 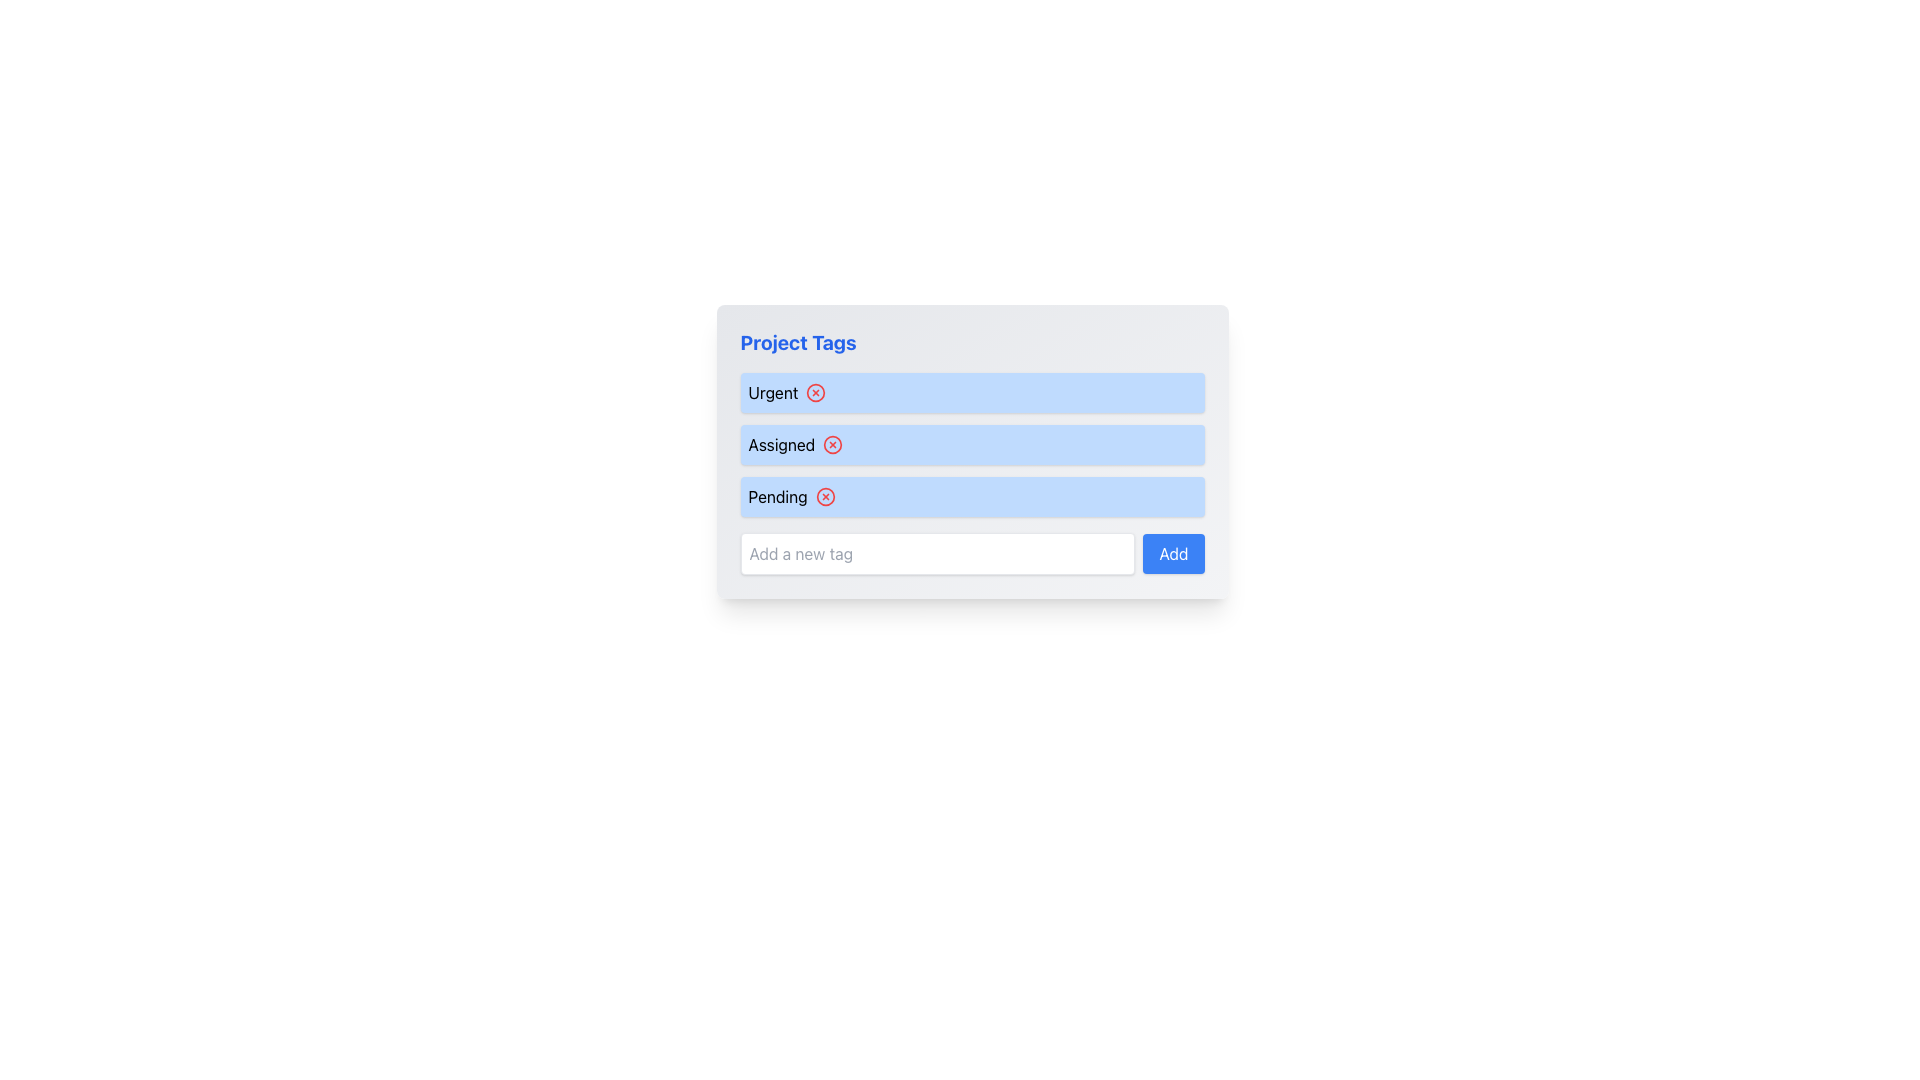 I want to click on the text label 'Assigned', so click(x=780, y=443).